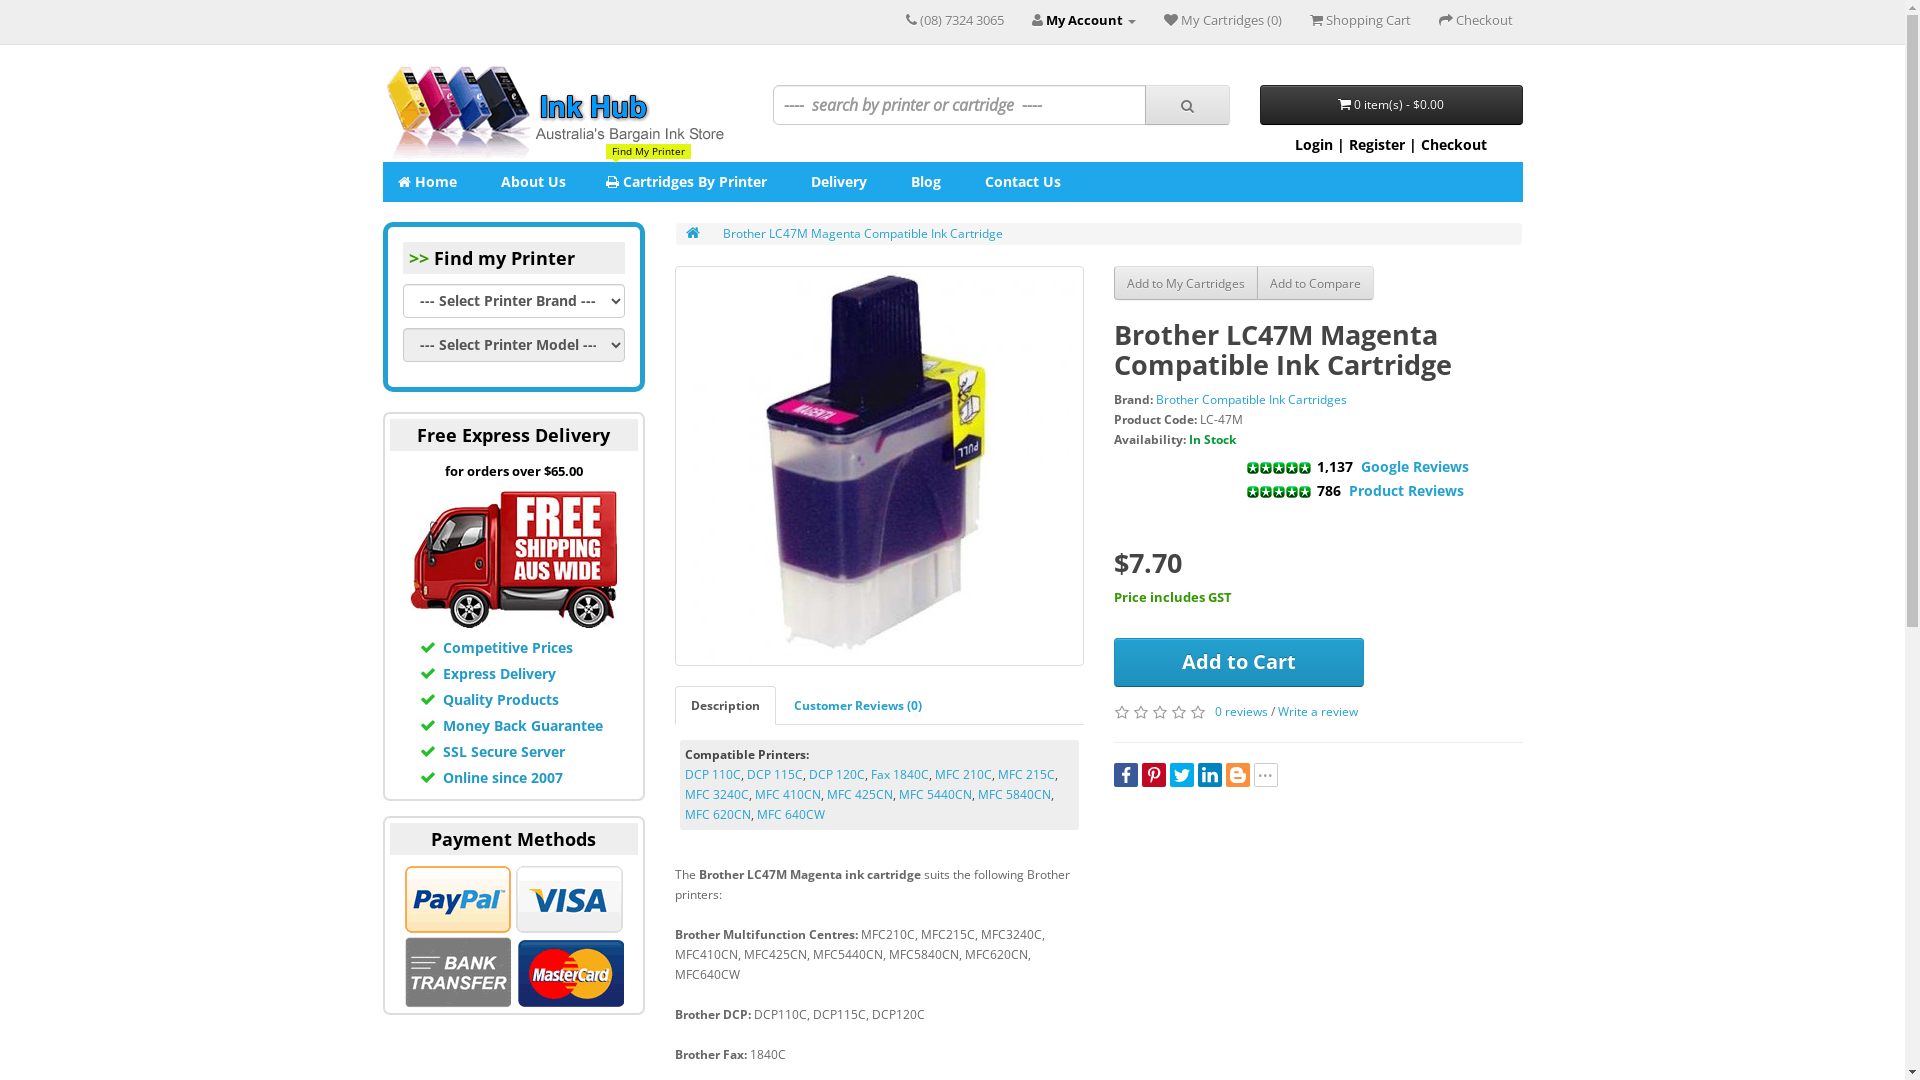  I want to click on '0 item(s) - $0.00', so click(1390, 104).